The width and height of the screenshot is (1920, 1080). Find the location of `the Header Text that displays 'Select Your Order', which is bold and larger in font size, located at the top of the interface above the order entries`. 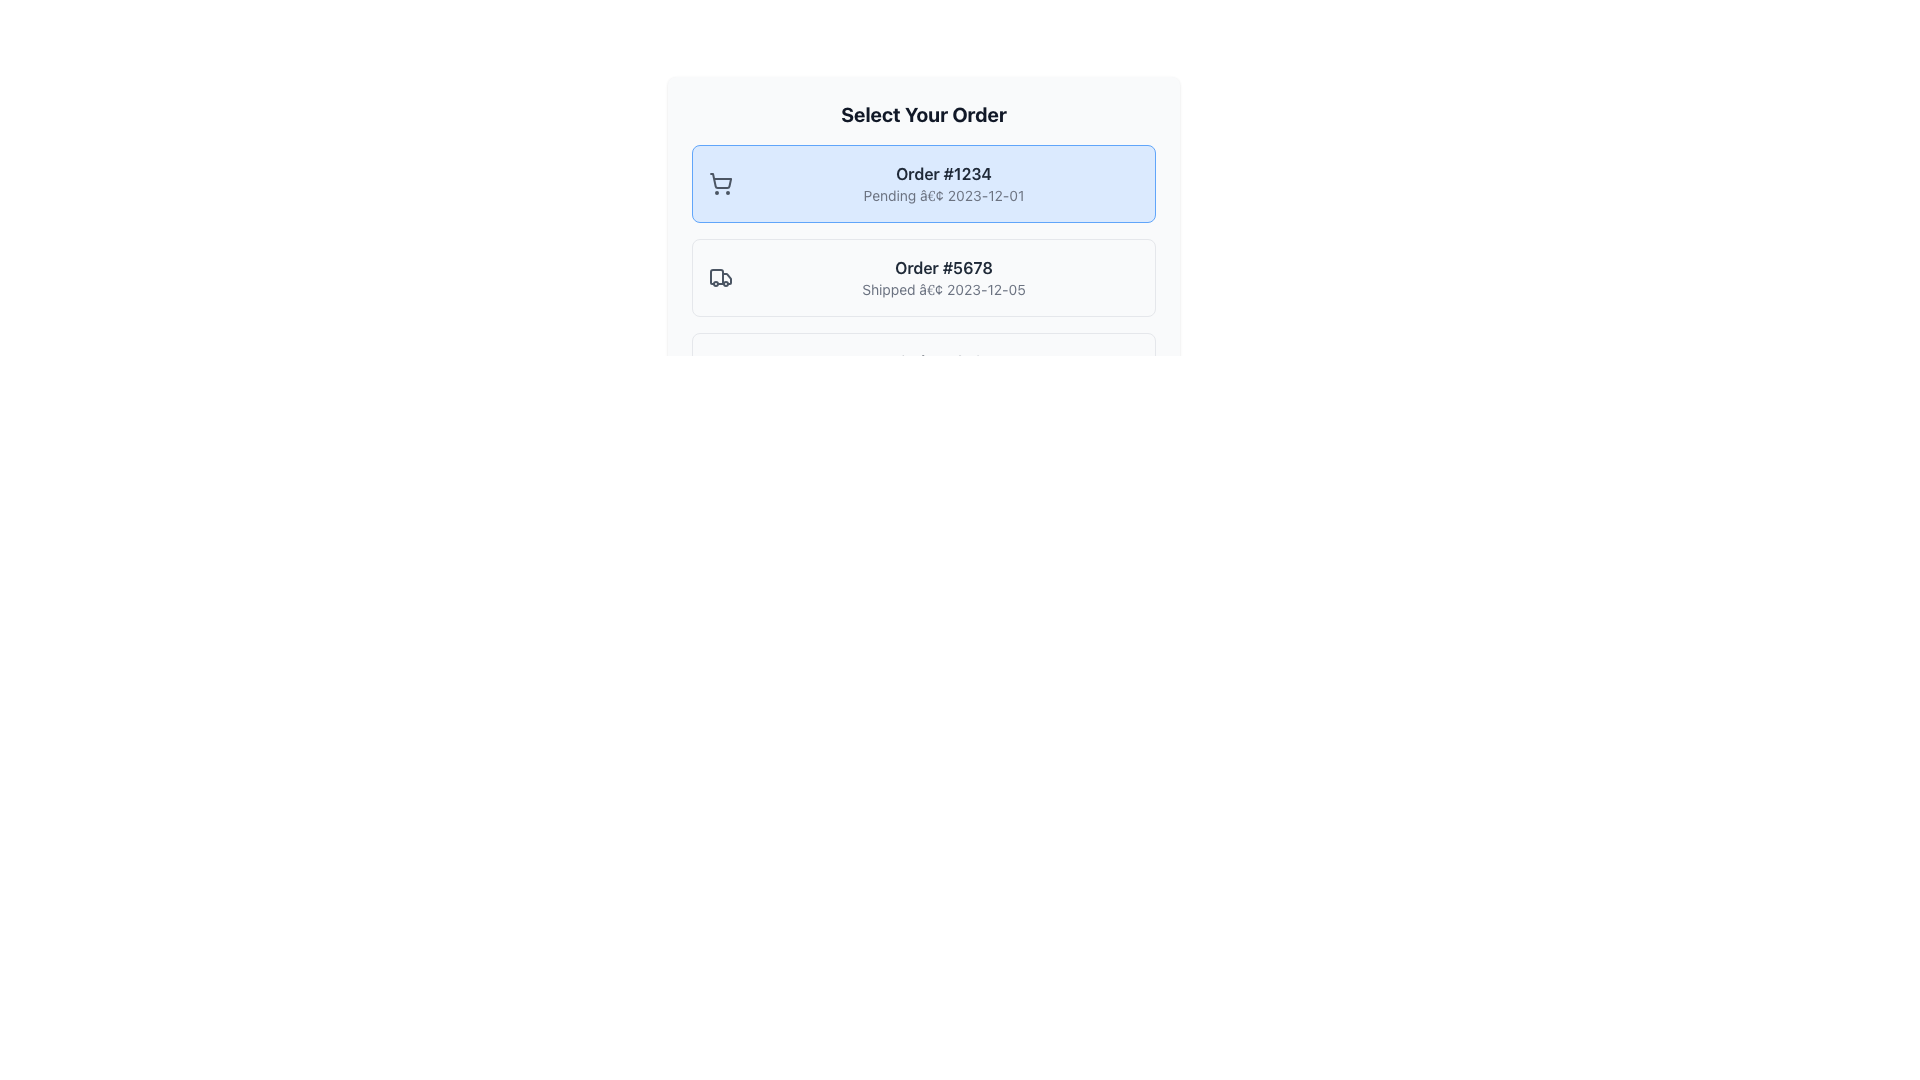

the Header Text that displays 'Select Your Order', which is bold and larger in font size, located at the top of the interface above the order entries is located at coordinates (923, 115).